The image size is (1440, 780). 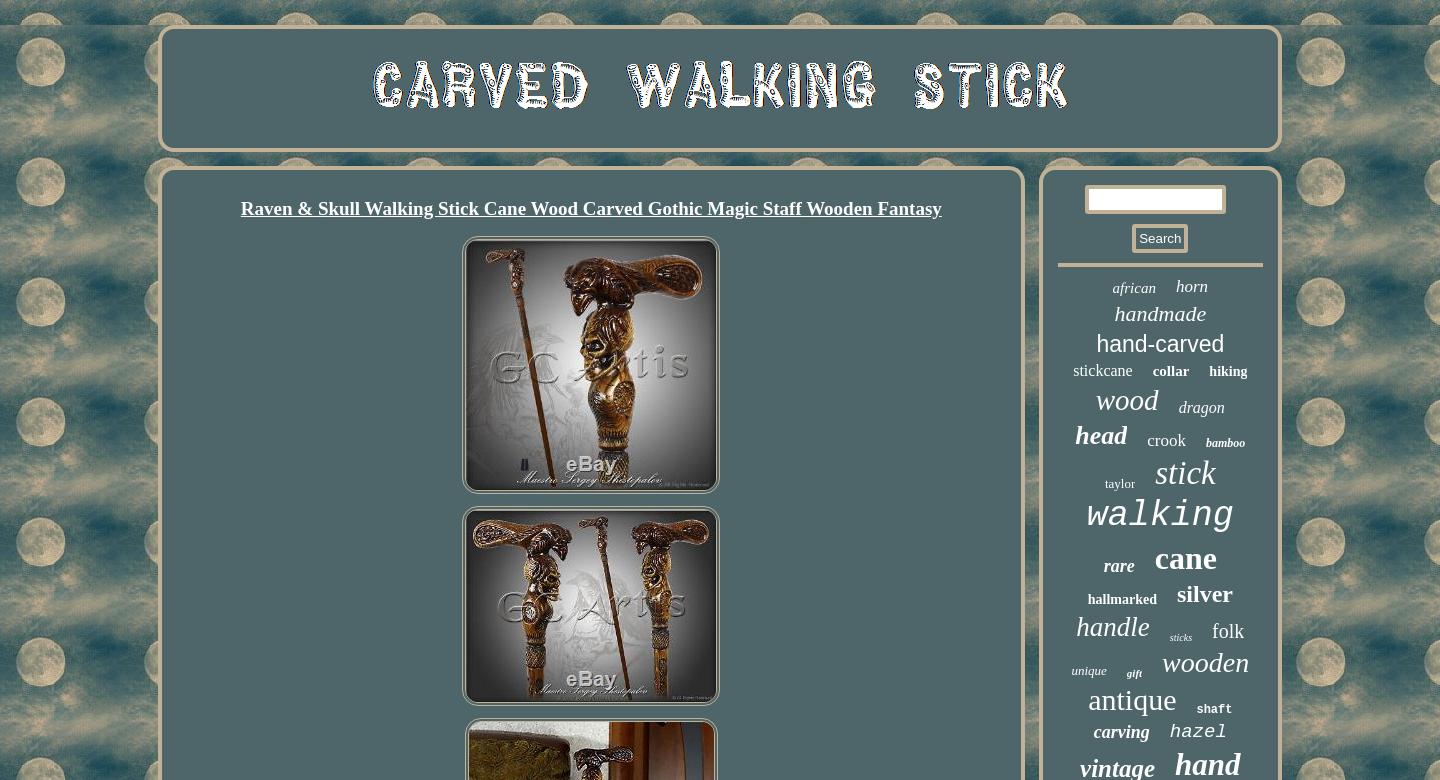 I want to click on 'african', so click(x=1132, y=287).